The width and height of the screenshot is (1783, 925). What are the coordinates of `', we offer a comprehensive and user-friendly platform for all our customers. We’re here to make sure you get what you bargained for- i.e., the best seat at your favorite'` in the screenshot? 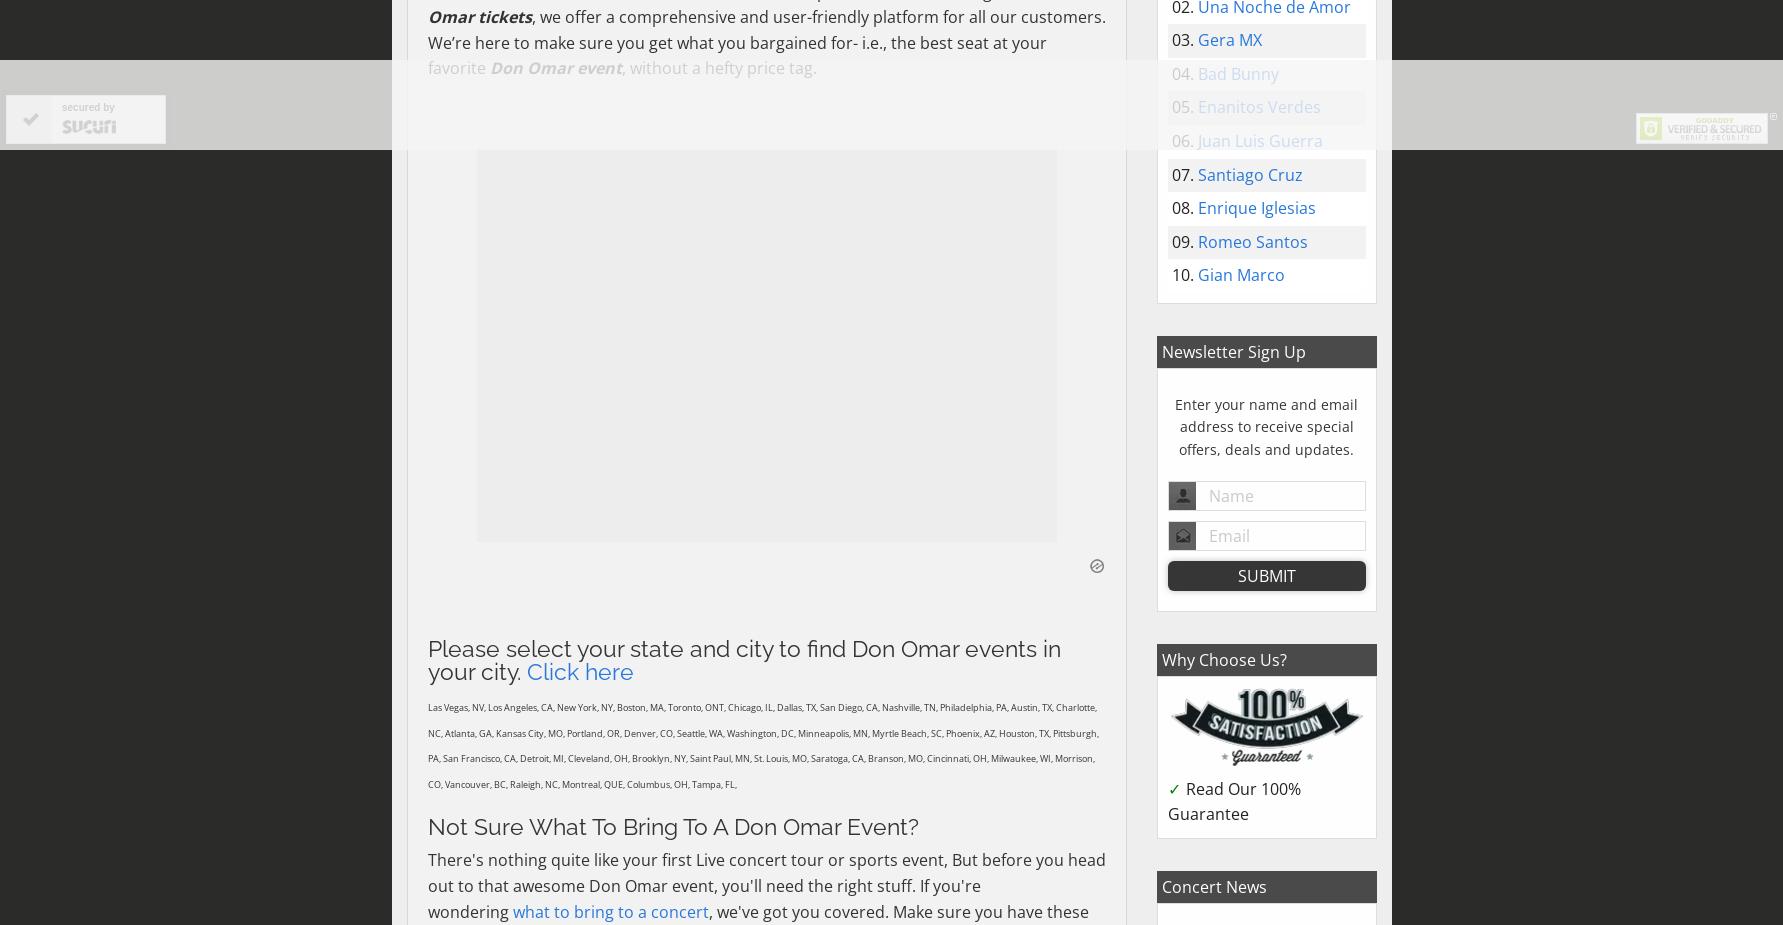 It's located at (764, 41).